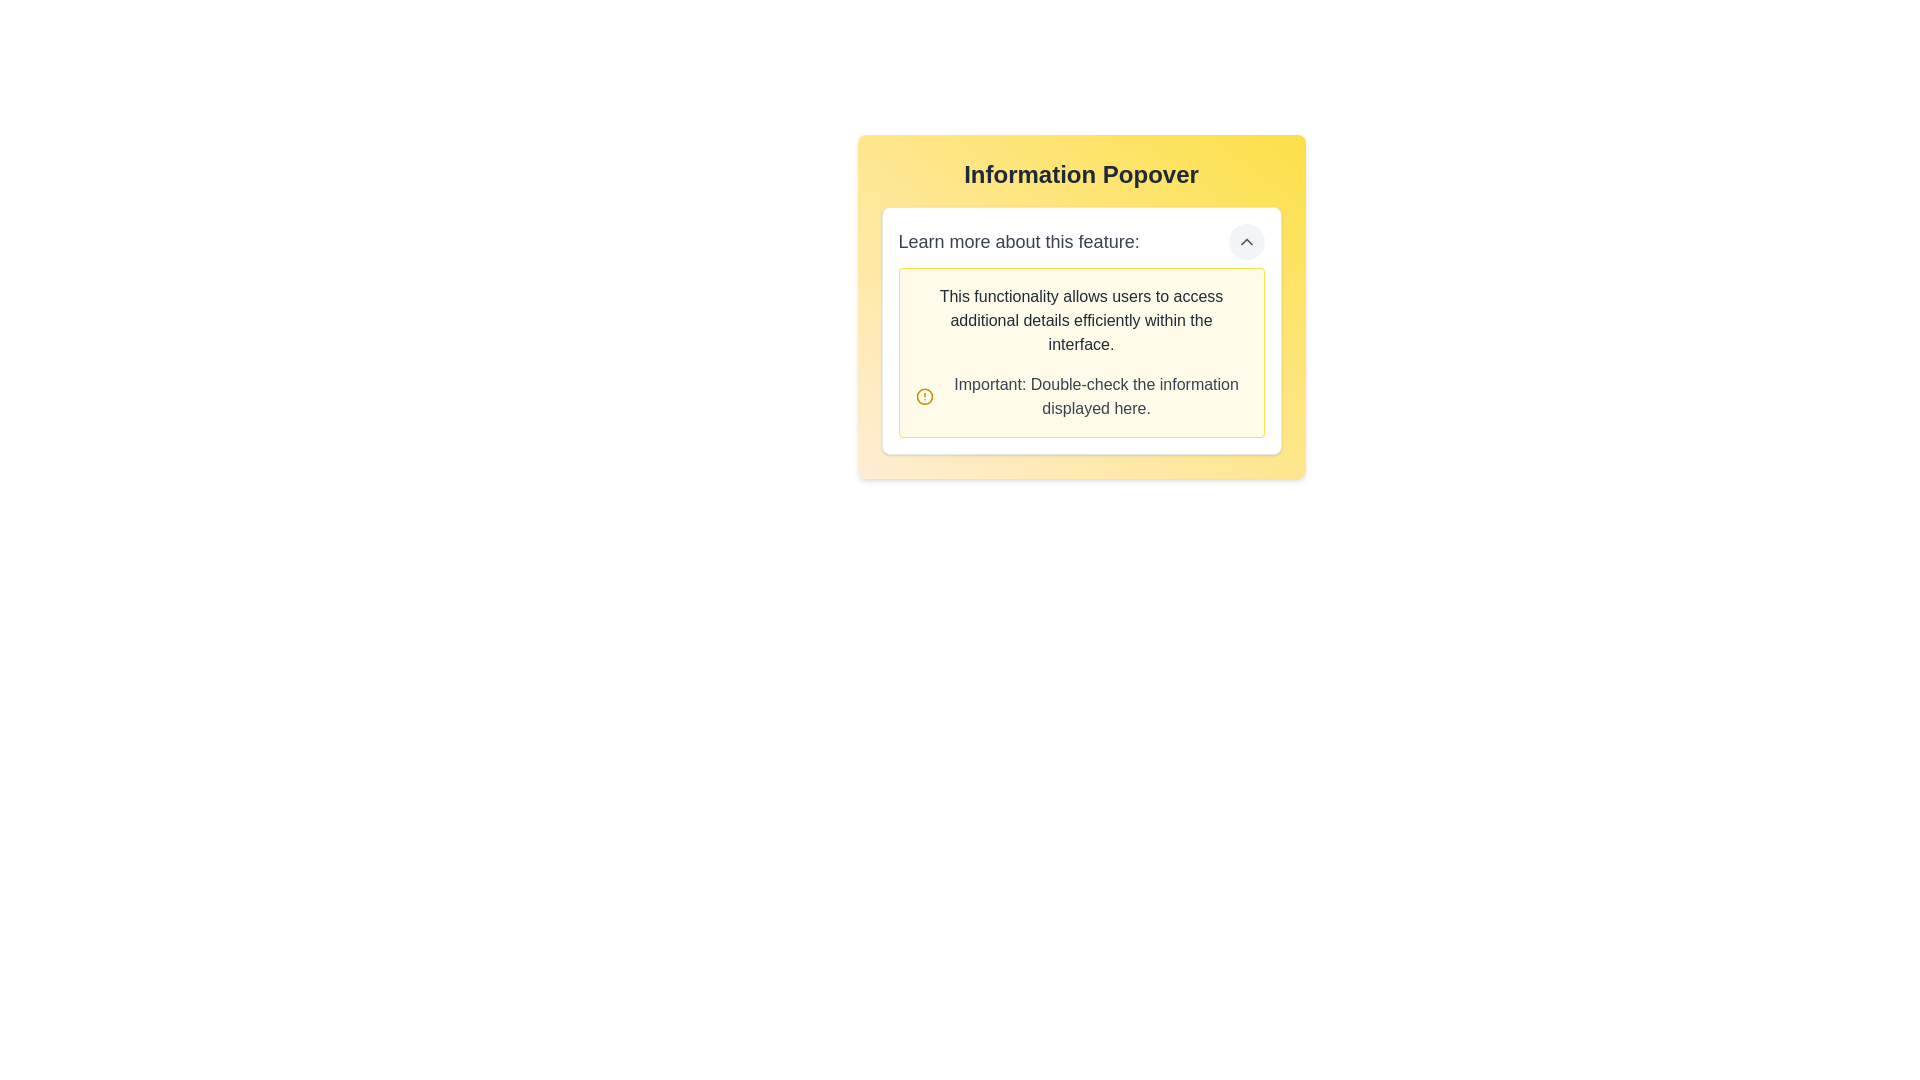  I want to click on the circular warning icon with a yellow border and an exclamation mark, positioned to the left of the text 'Important: Double-check the information displayed here.', so click(923, 397).